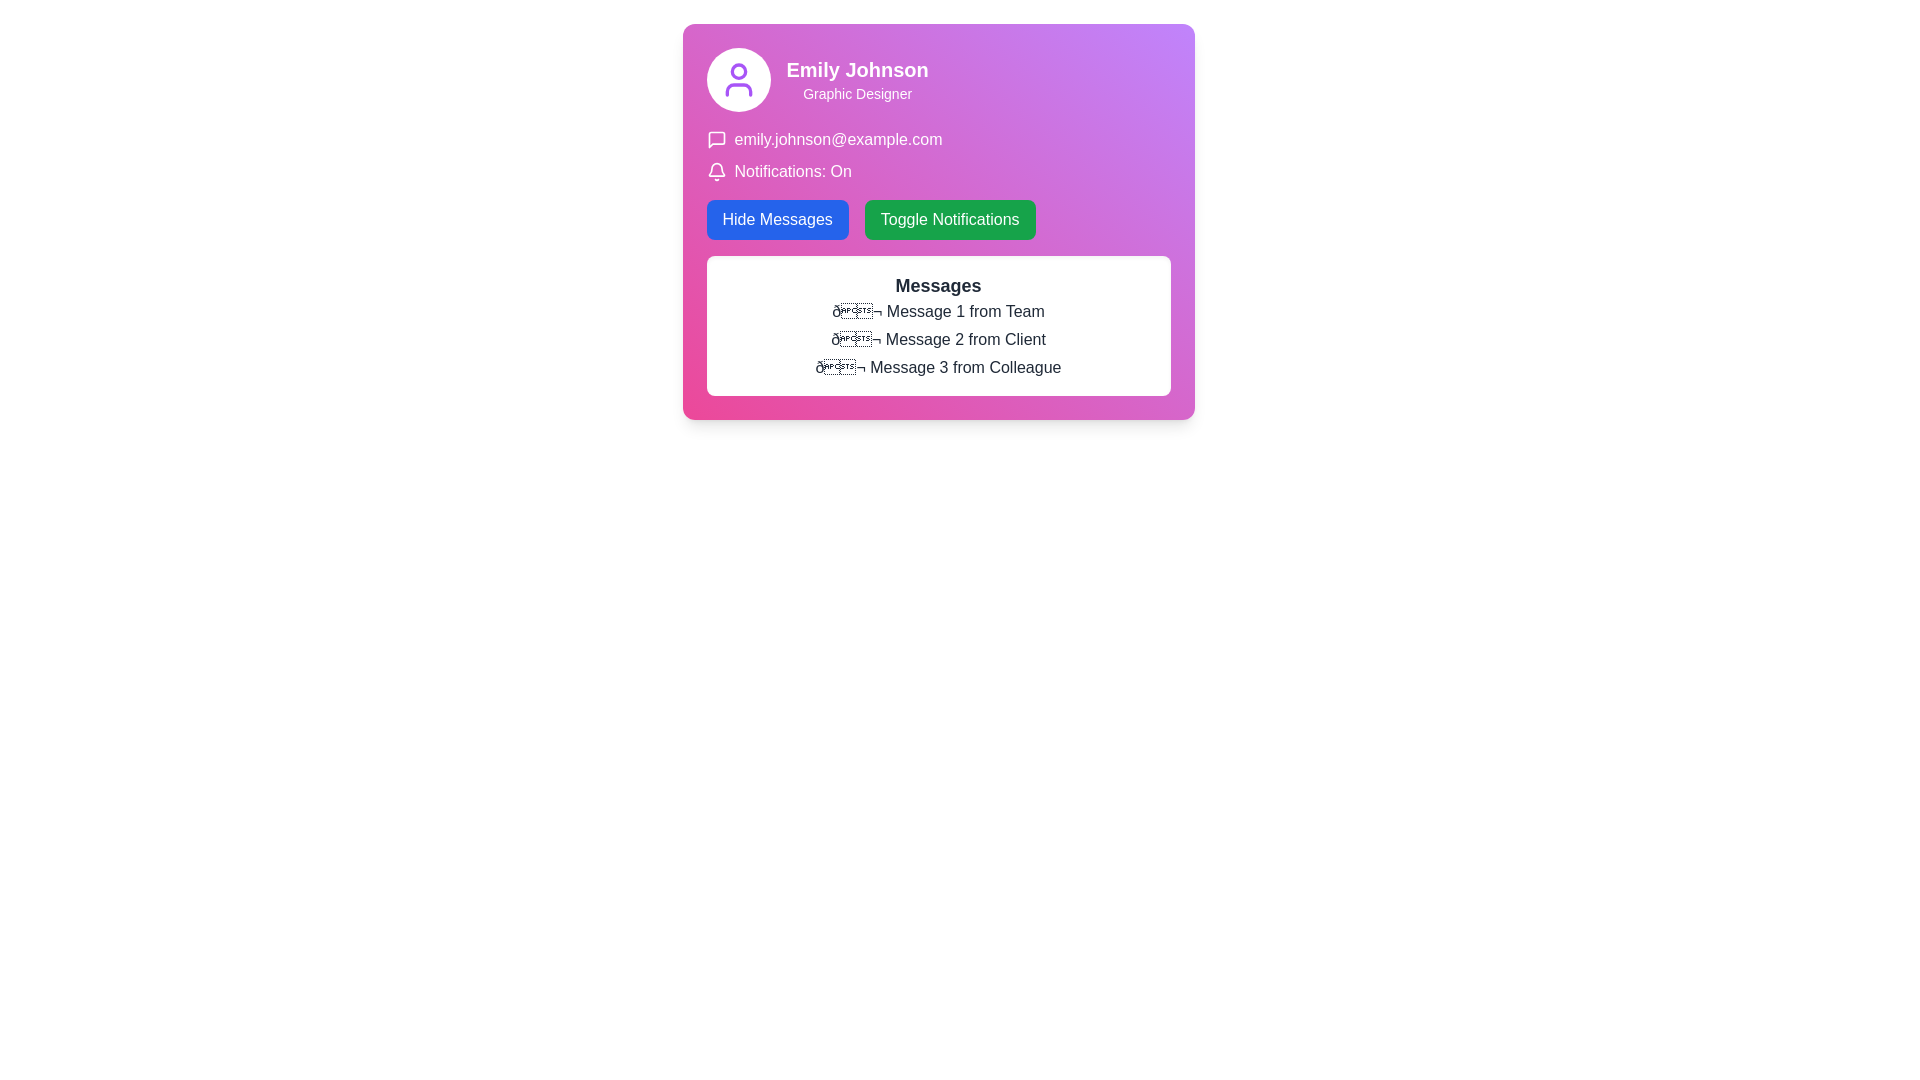 Image resolution: width=1920 pixels, height=1080 pixels. What do you see at coordinates (716, 171) in the screenshot?
I see `the notification icon located to the left of the text 'Notifications: On' in the user notifications section` at bounding box center [716, 171].